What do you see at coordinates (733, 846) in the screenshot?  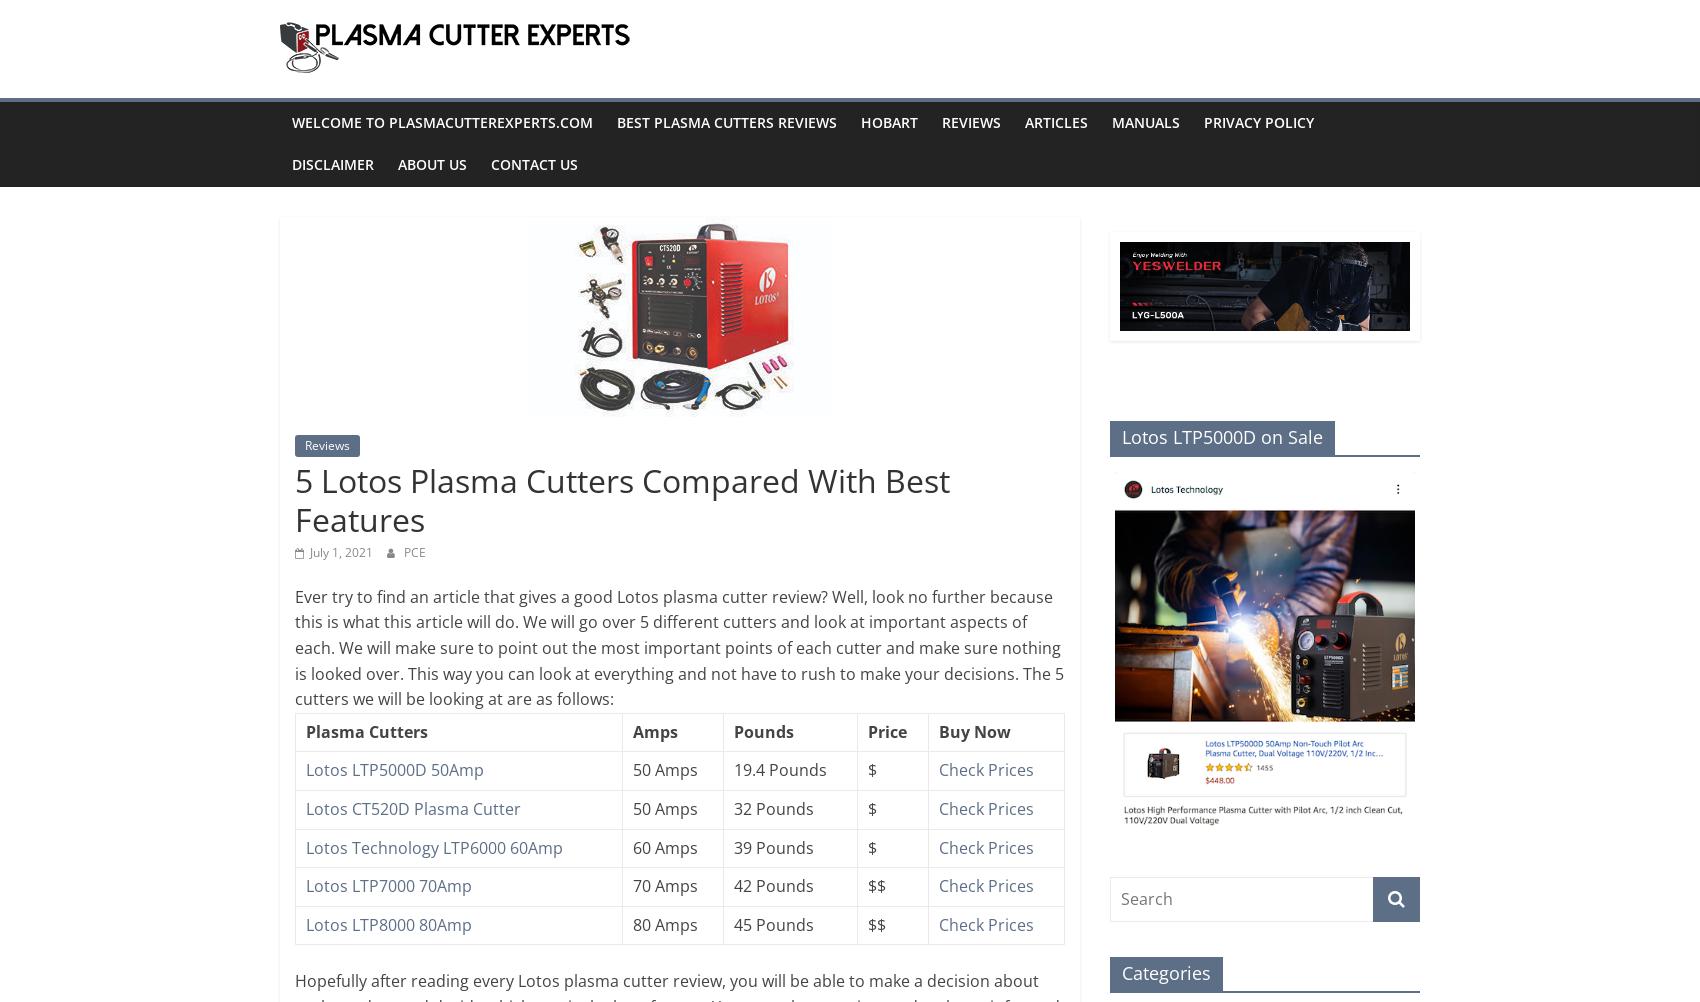 I see `'39 Pounds'` at bounding box center [733, 846].